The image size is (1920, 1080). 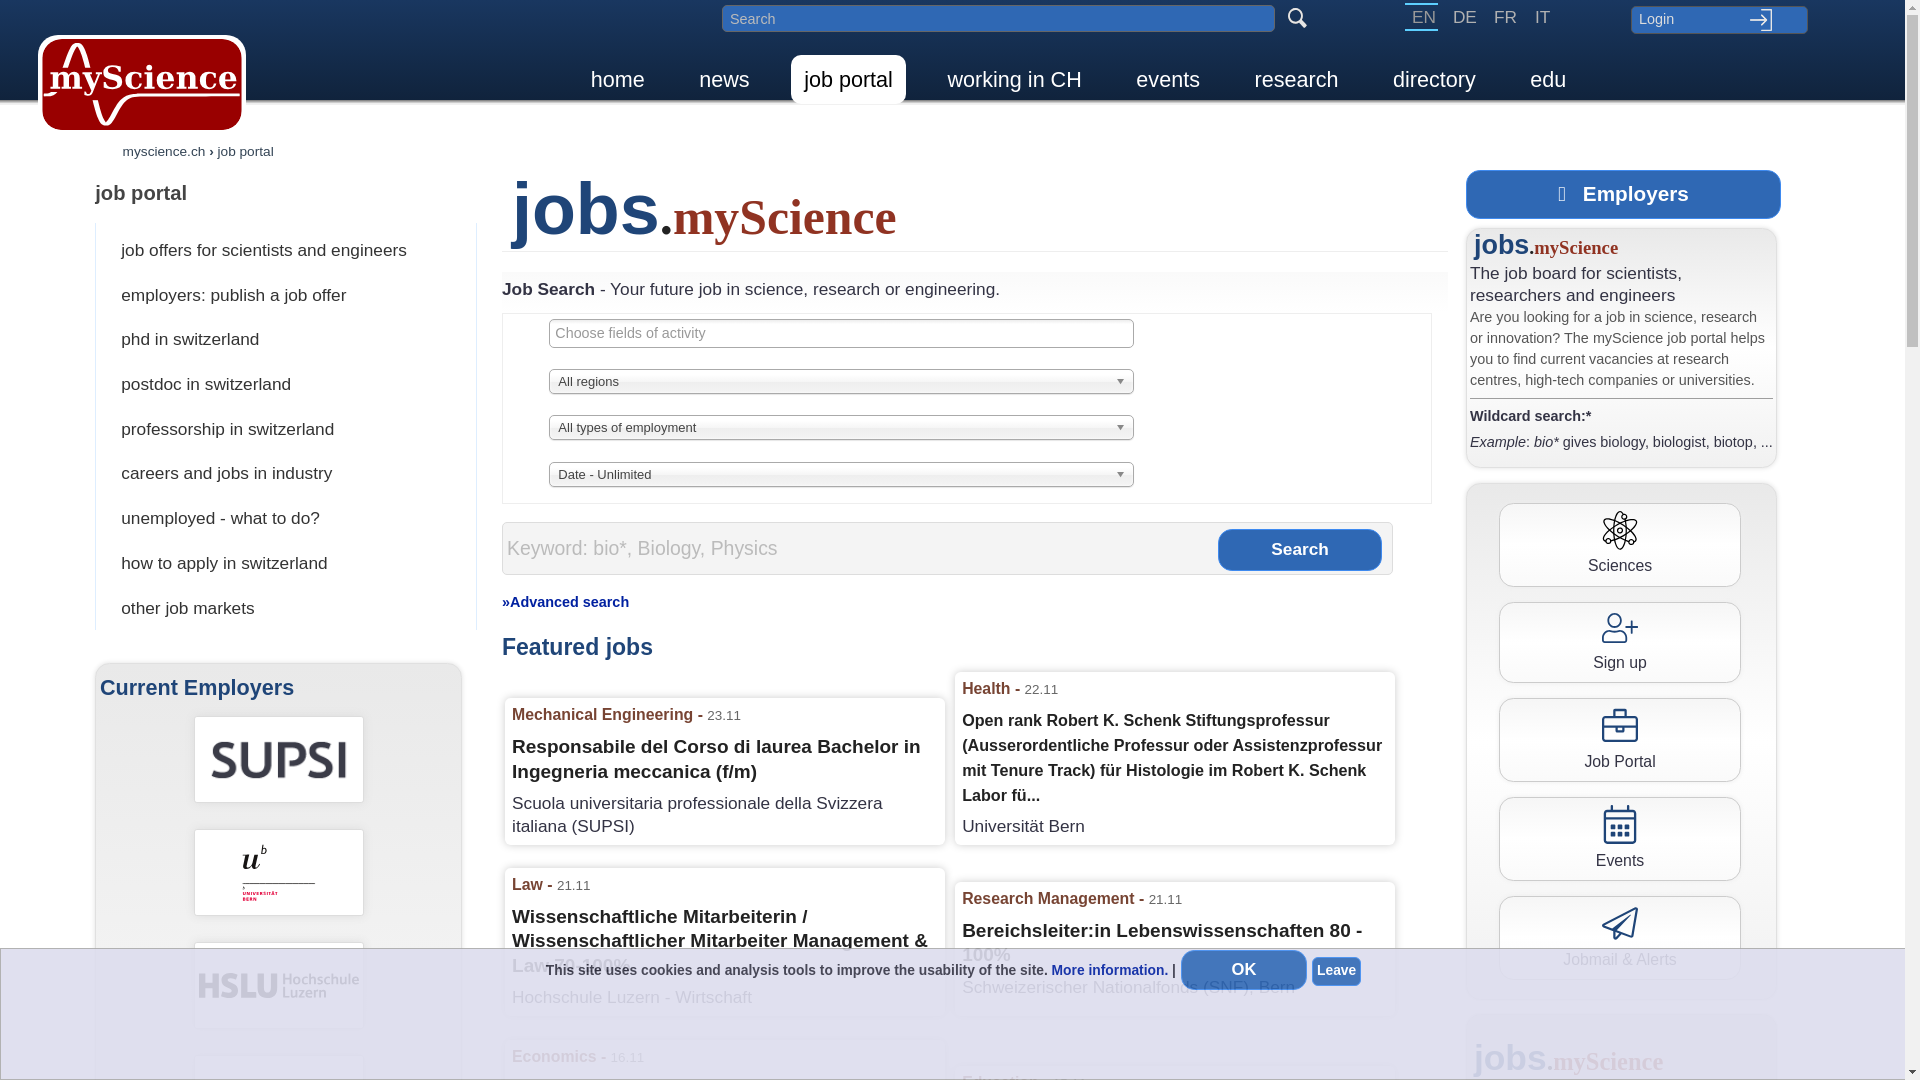 I want to click on 'IT', so click(x=1539, y=16).